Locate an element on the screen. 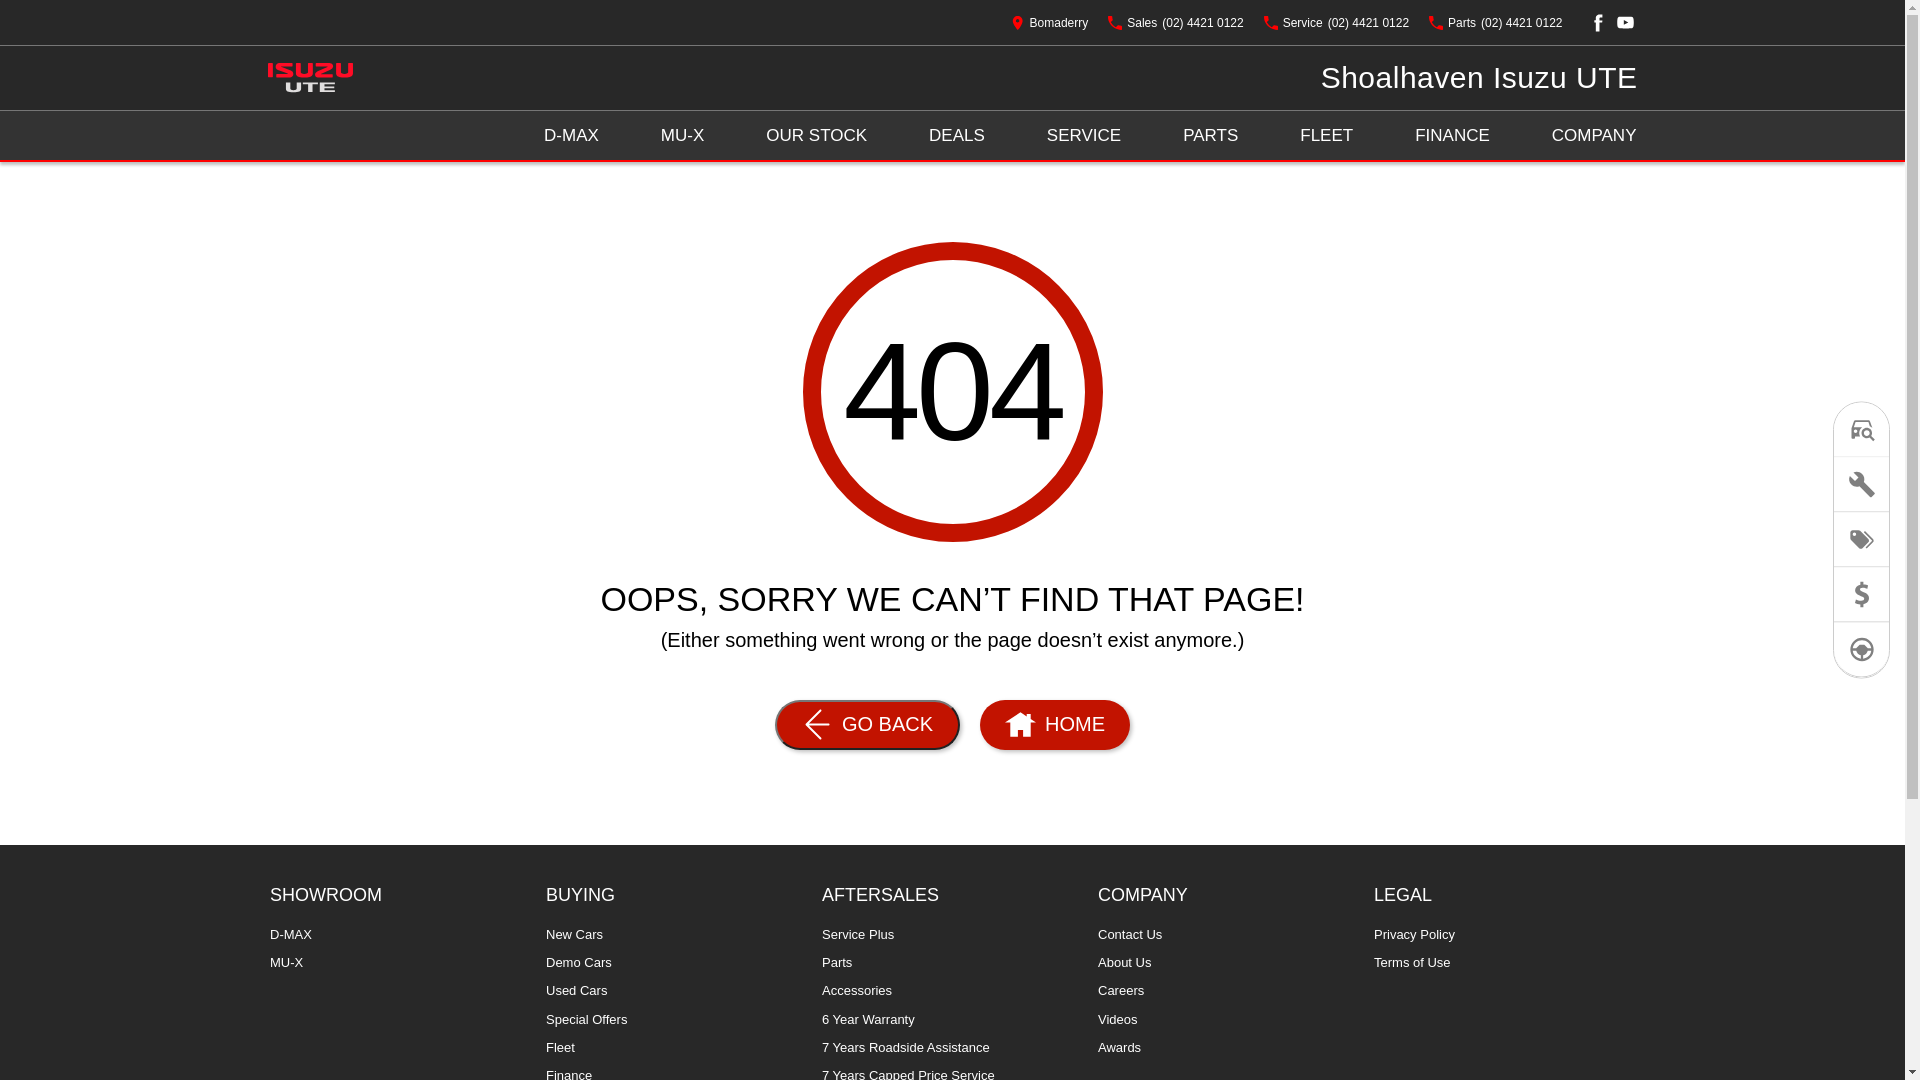  'Awards' is located at coordinates (1118, 1047).